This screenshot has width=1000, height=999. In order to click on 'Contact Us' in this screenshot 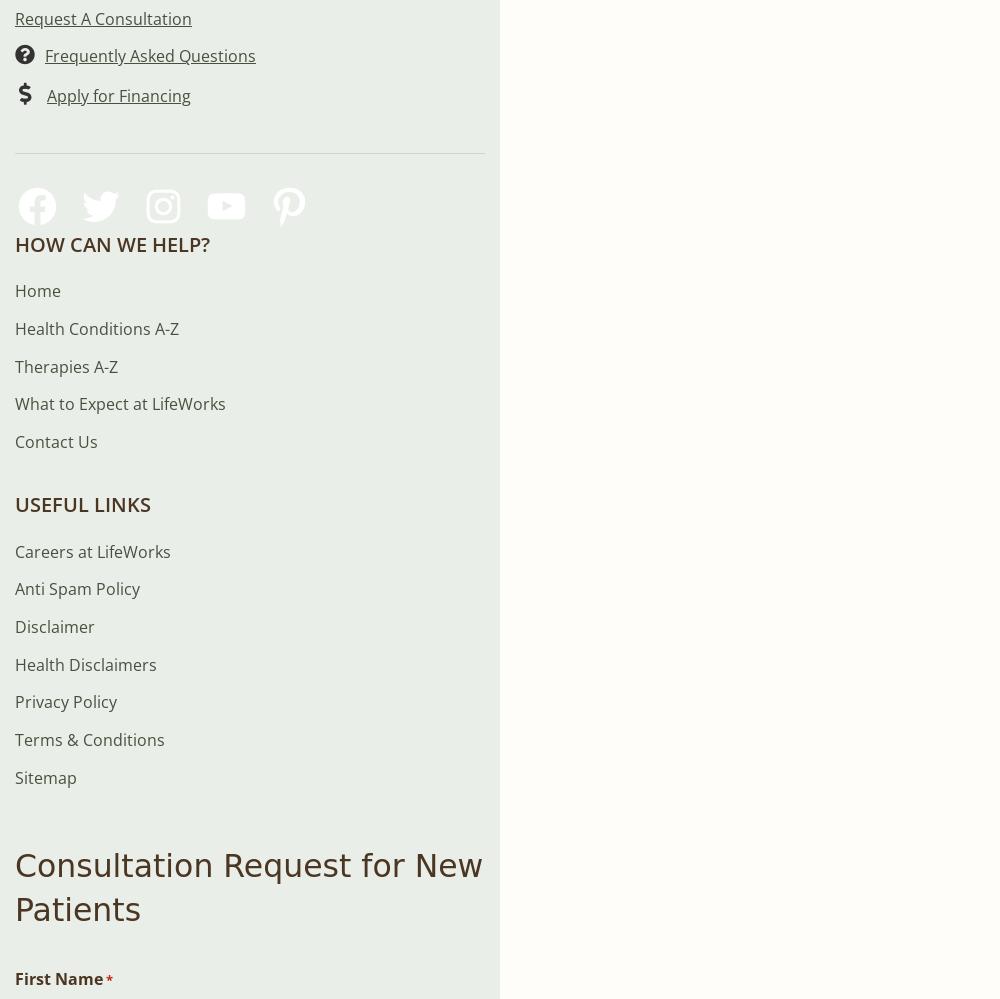, I will do `click(15, 440)`.